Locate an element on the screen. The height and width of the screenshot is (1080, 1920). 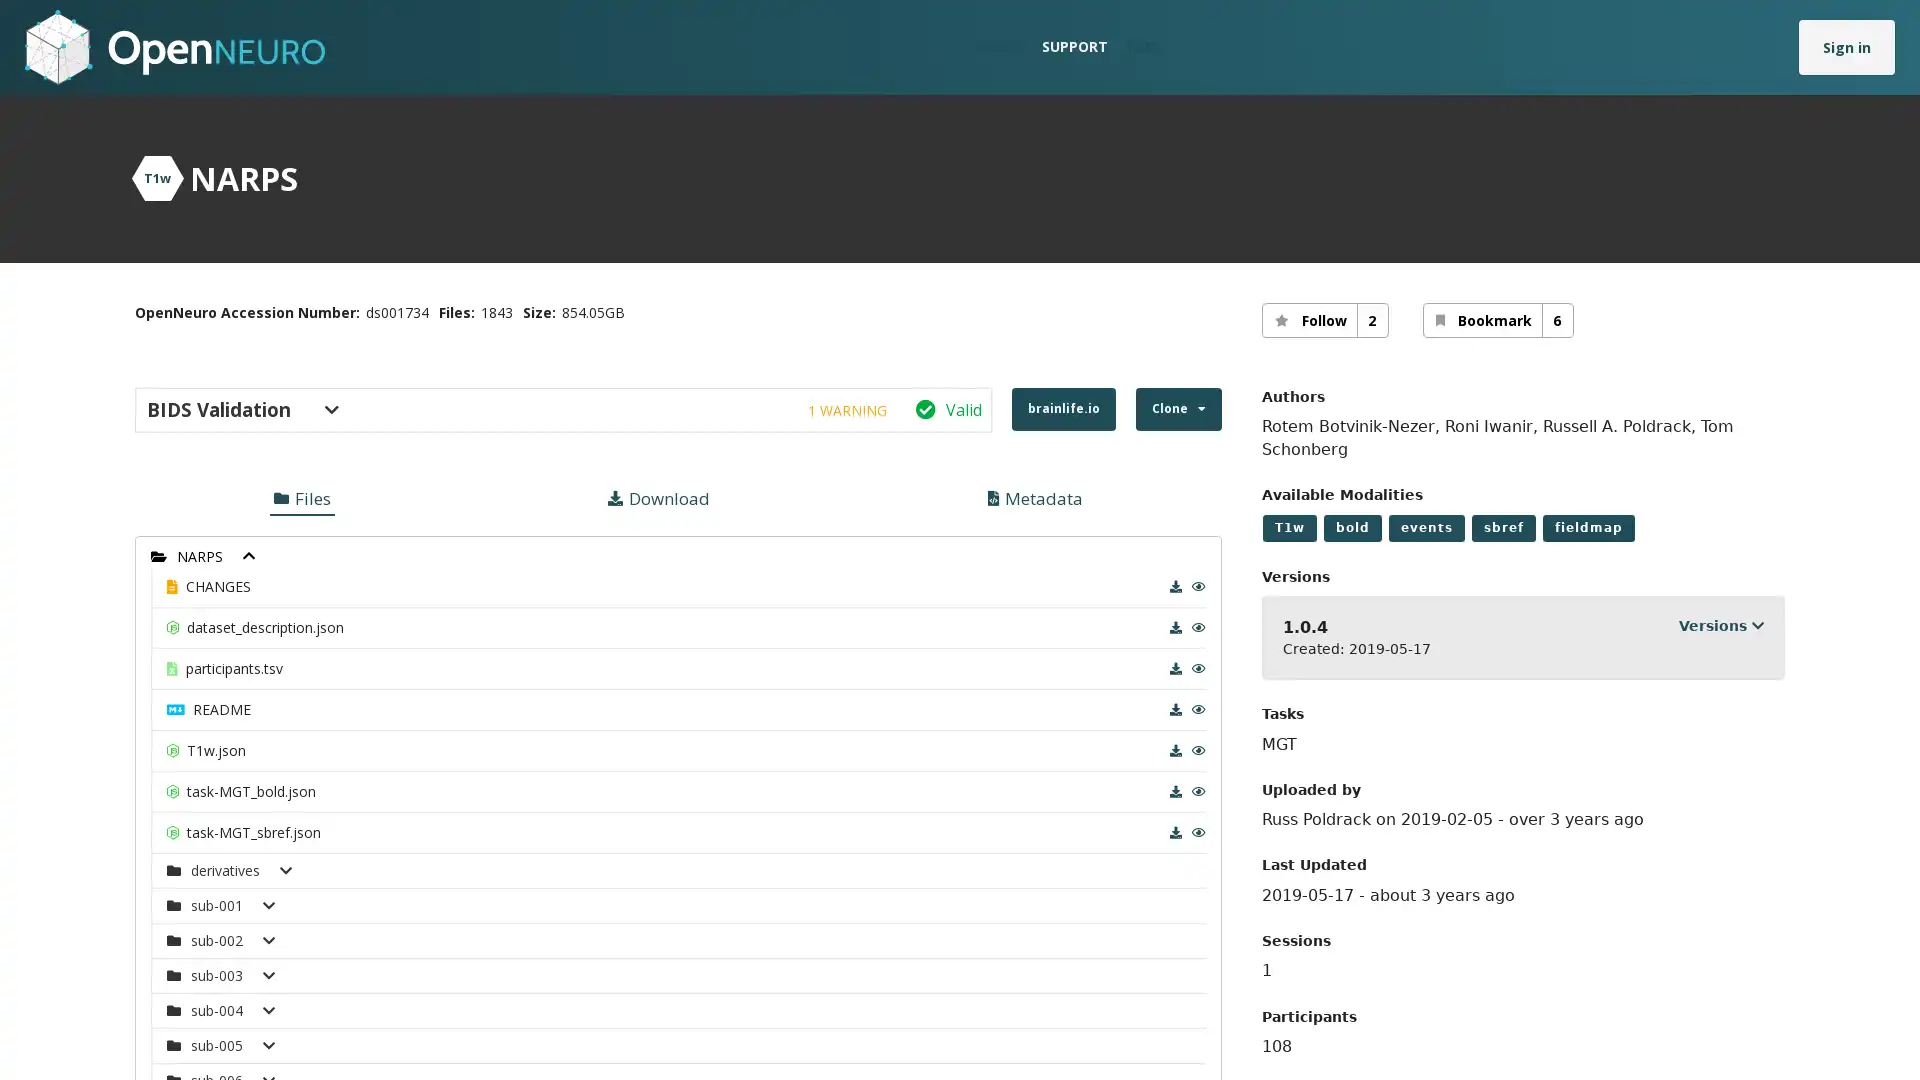
copy Github url is located at coordinates (851, 505).